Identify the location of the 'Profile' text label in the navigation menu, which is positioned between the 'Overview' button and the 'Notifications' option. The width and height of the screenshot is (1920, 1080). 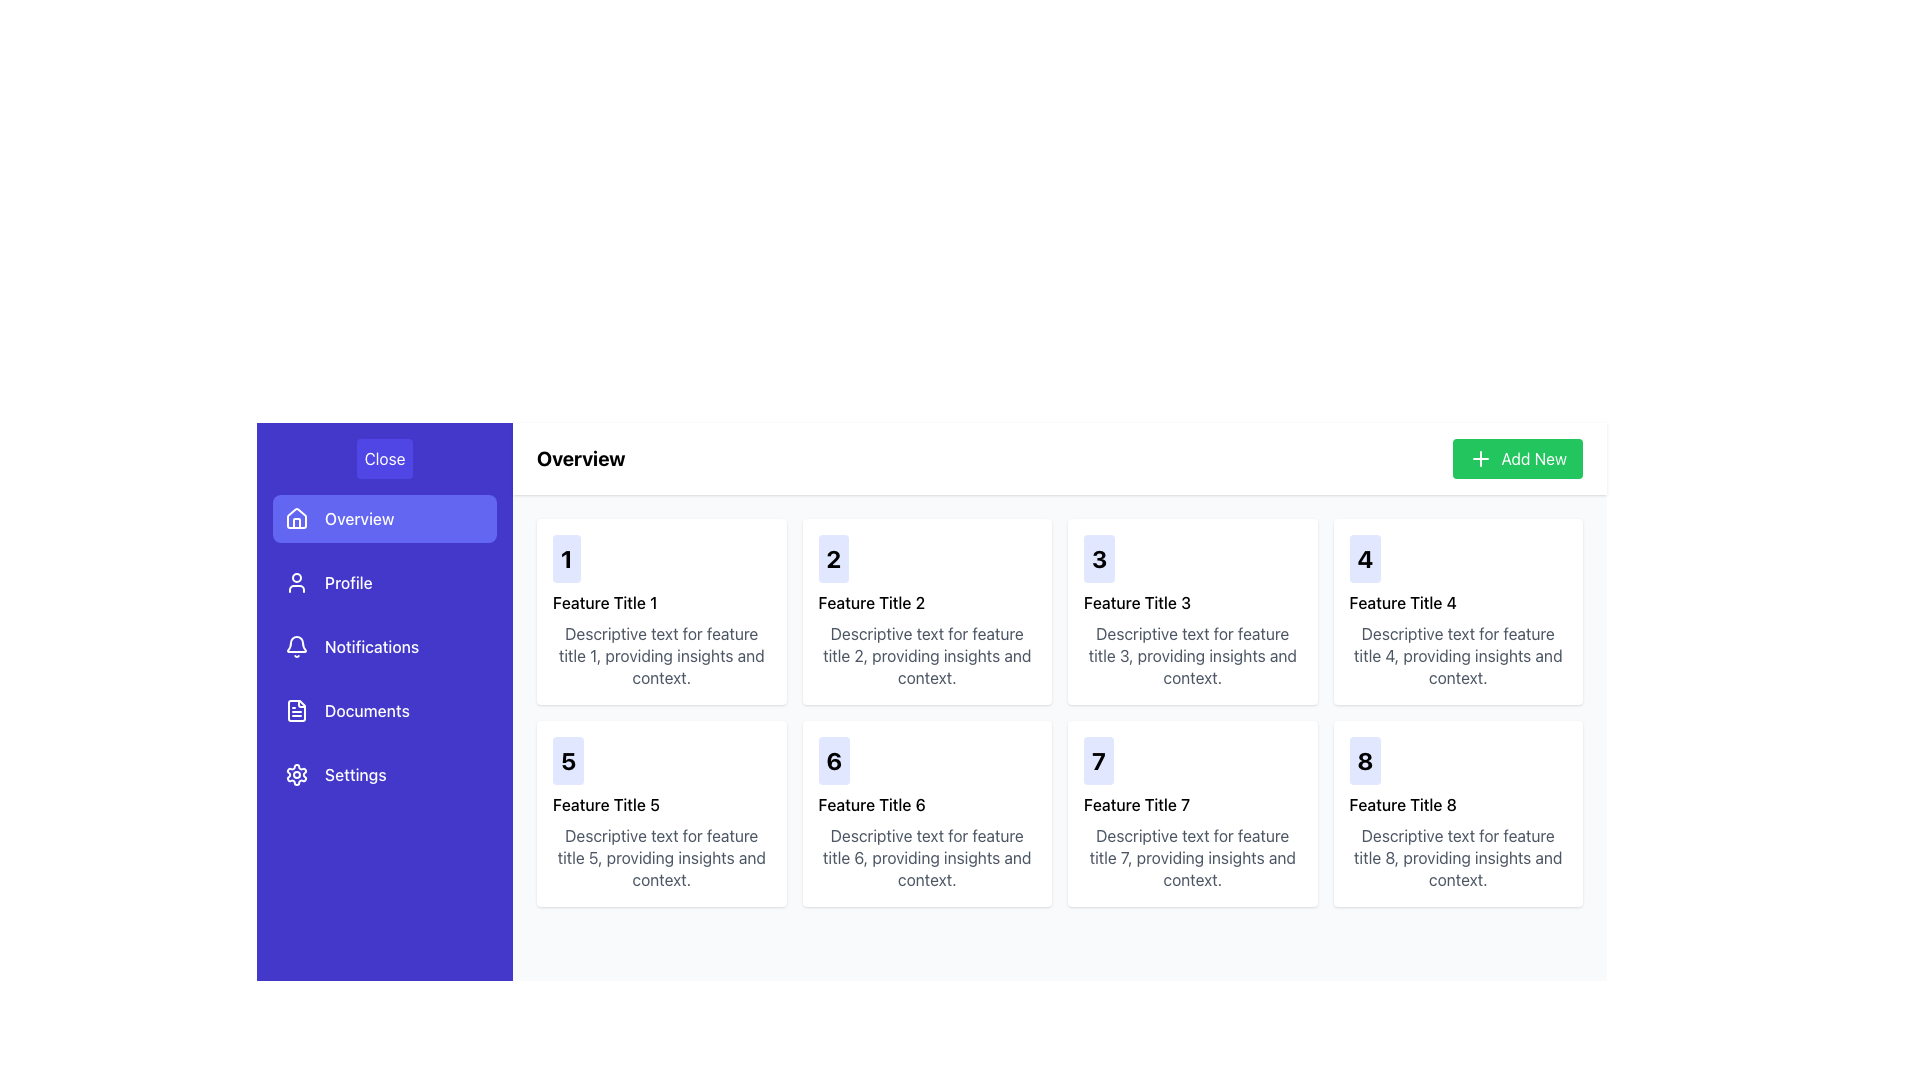
(348, 582).